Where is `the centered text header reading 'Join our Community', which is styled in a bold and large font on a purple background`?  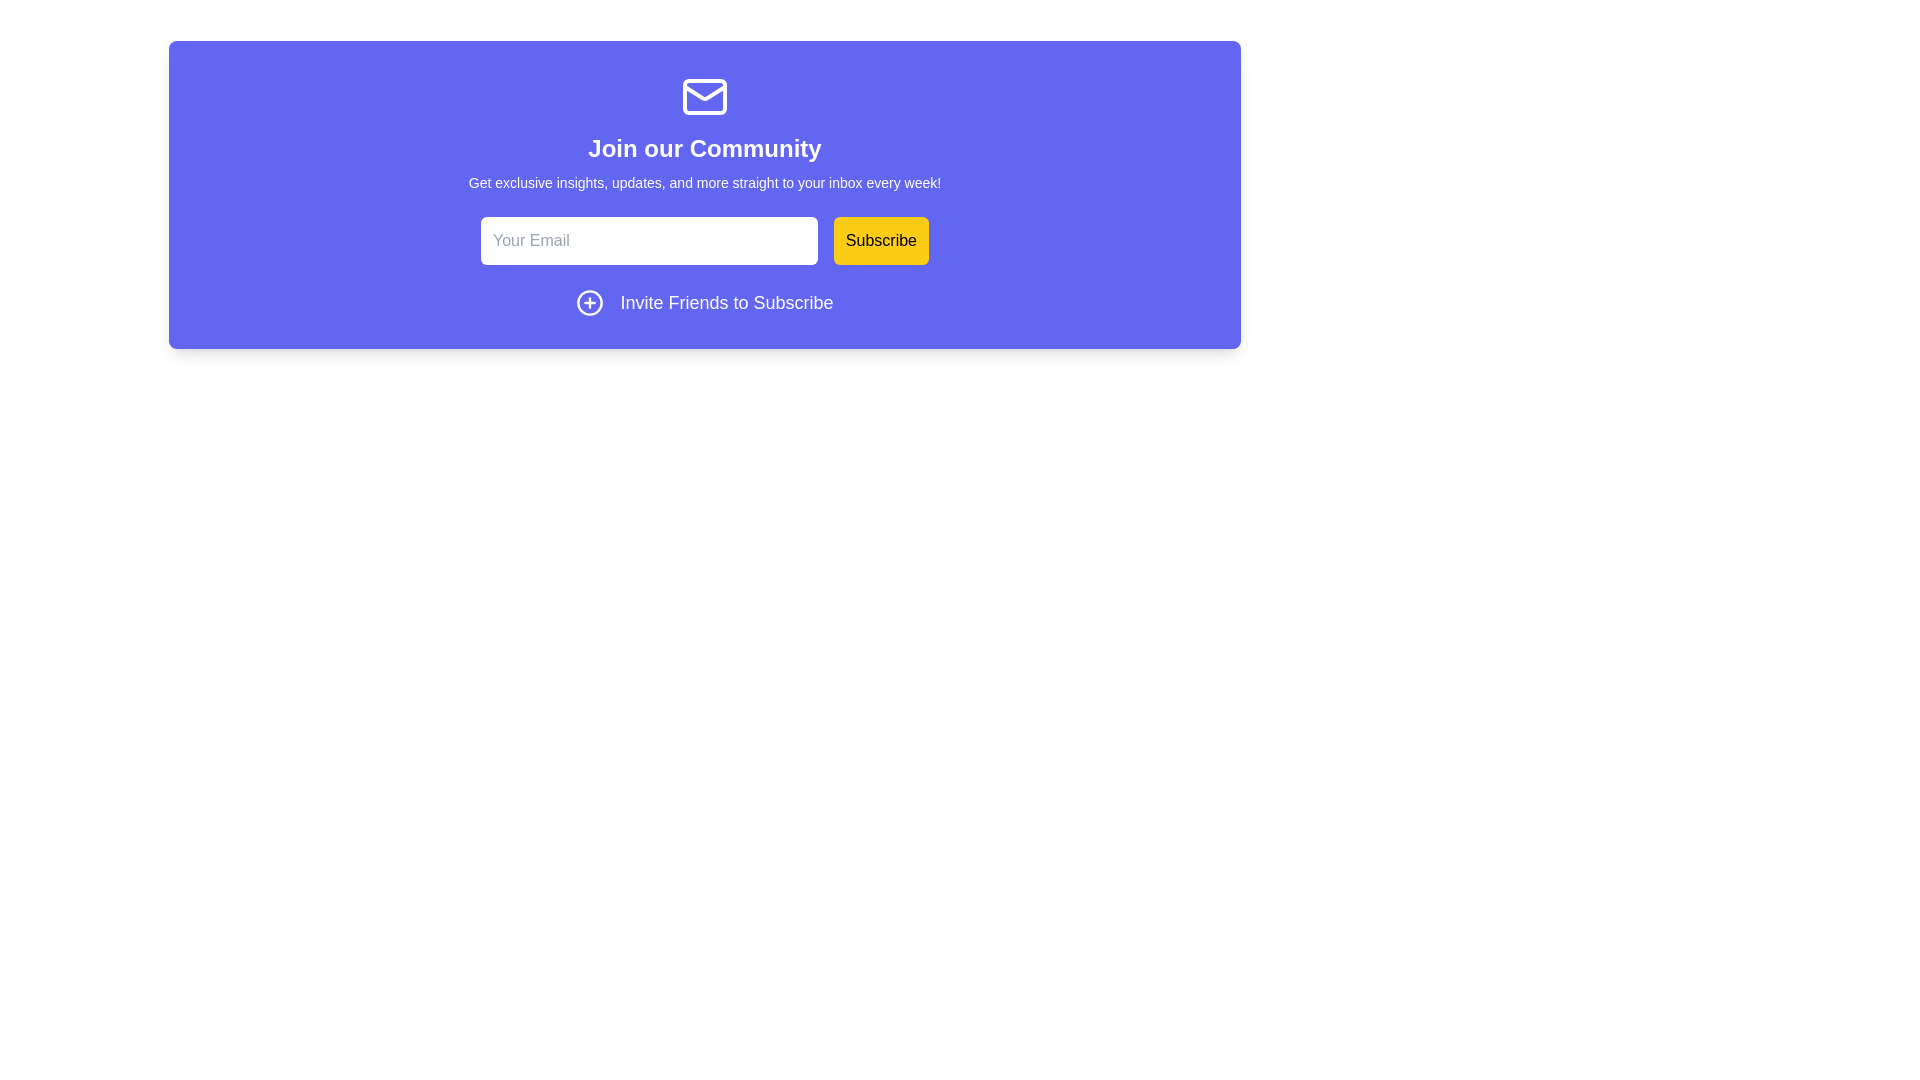
the centered text header reading 'Join our Community', which is styled in a bold and large font on a purple background is located at coordinates (705, 148).